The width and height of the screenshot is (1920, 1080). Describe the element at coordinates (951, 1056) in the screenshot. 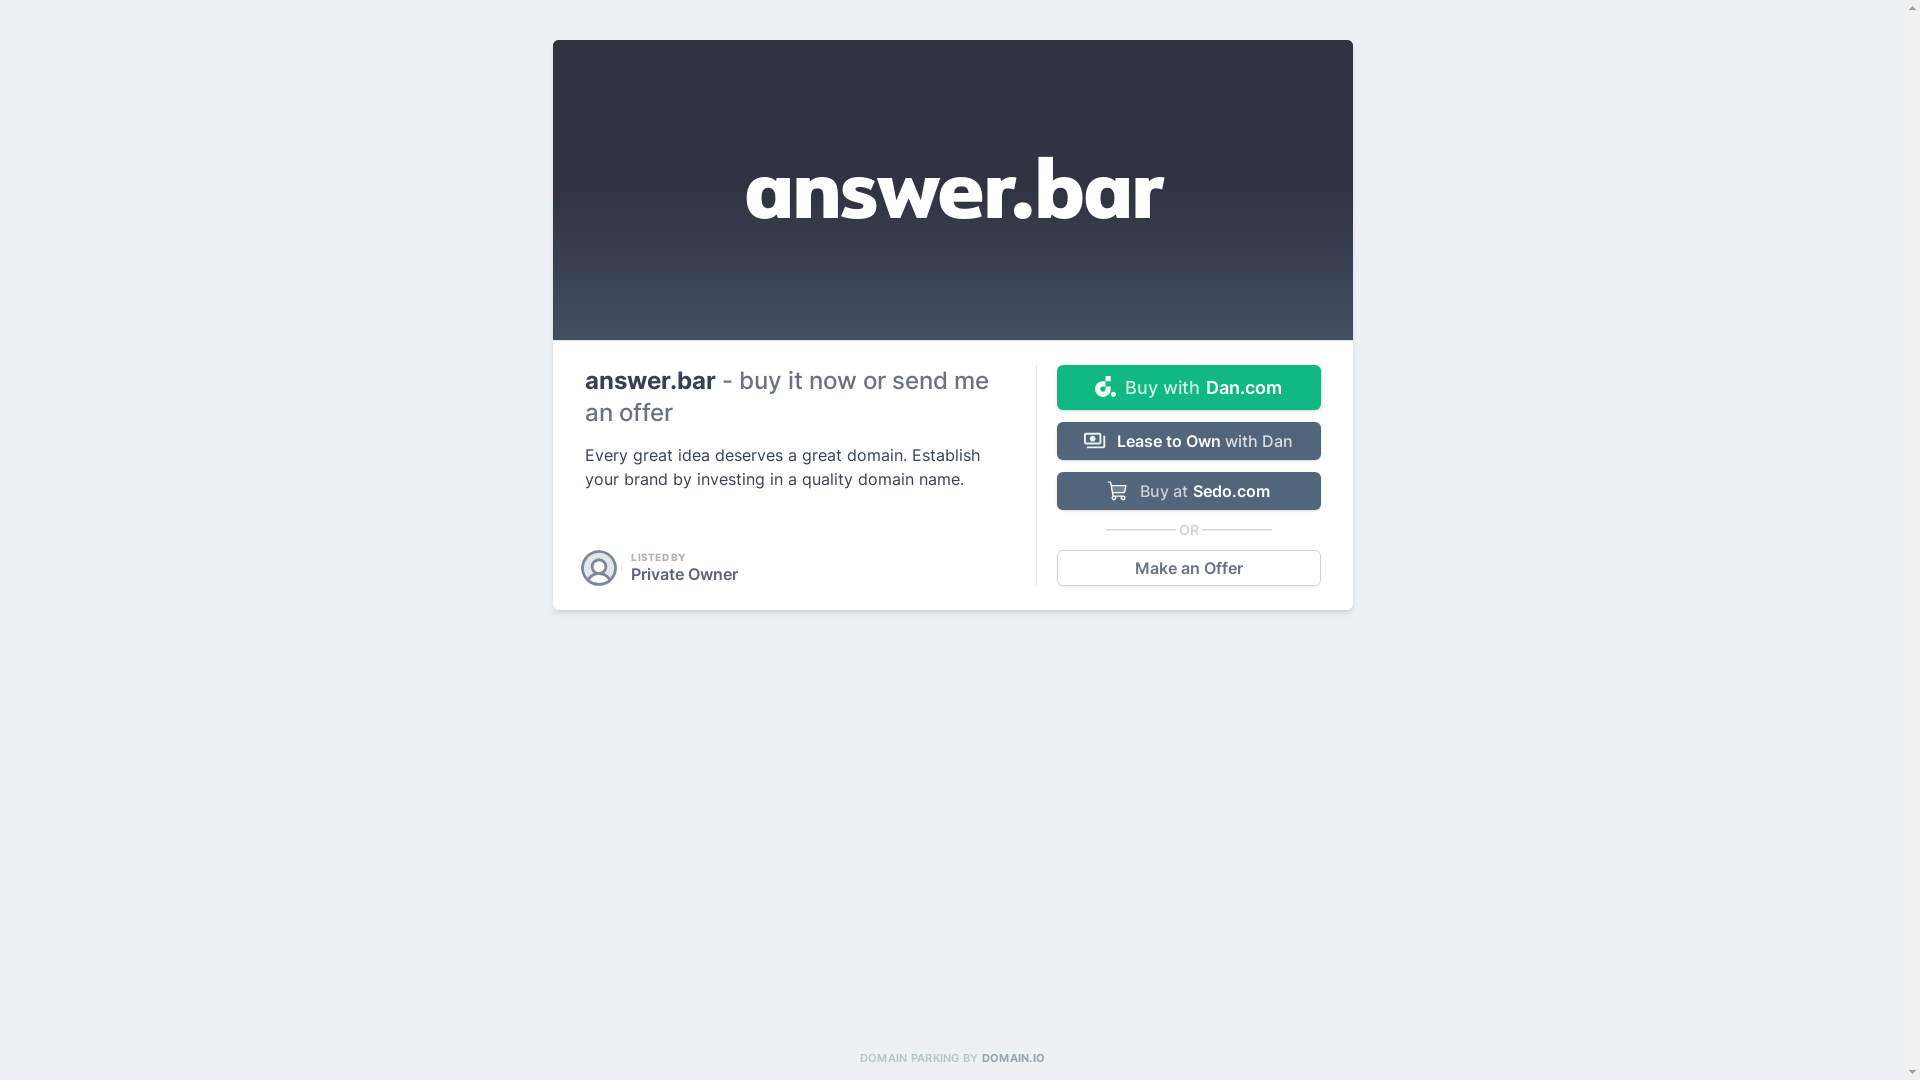

I see `'DOMAIN PARKING BY DOMAIN.IO'` at that location.